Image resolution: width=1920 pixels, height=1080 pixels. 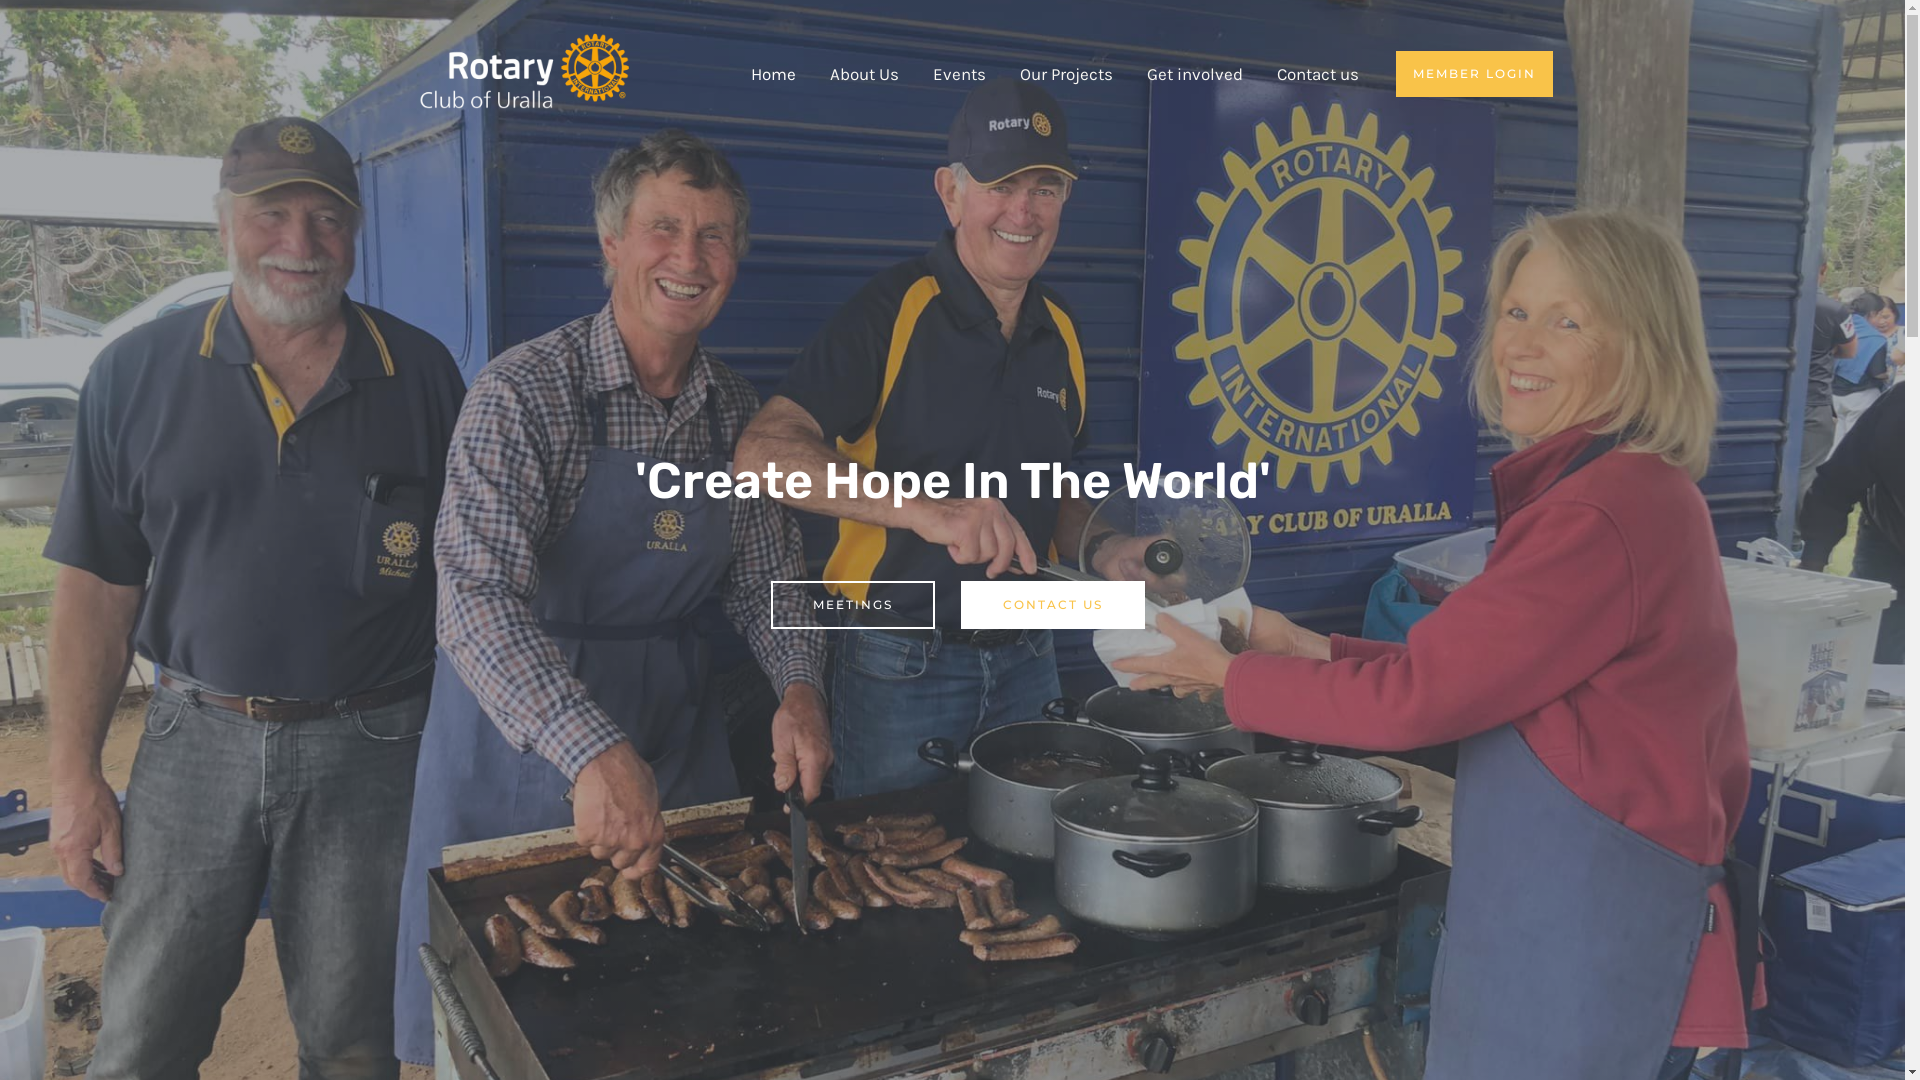 What do you see at coordinates (1474, 72) in the screenshot?
I see `'MEMBER LOGIN'` at bounding box center [1474, 72].